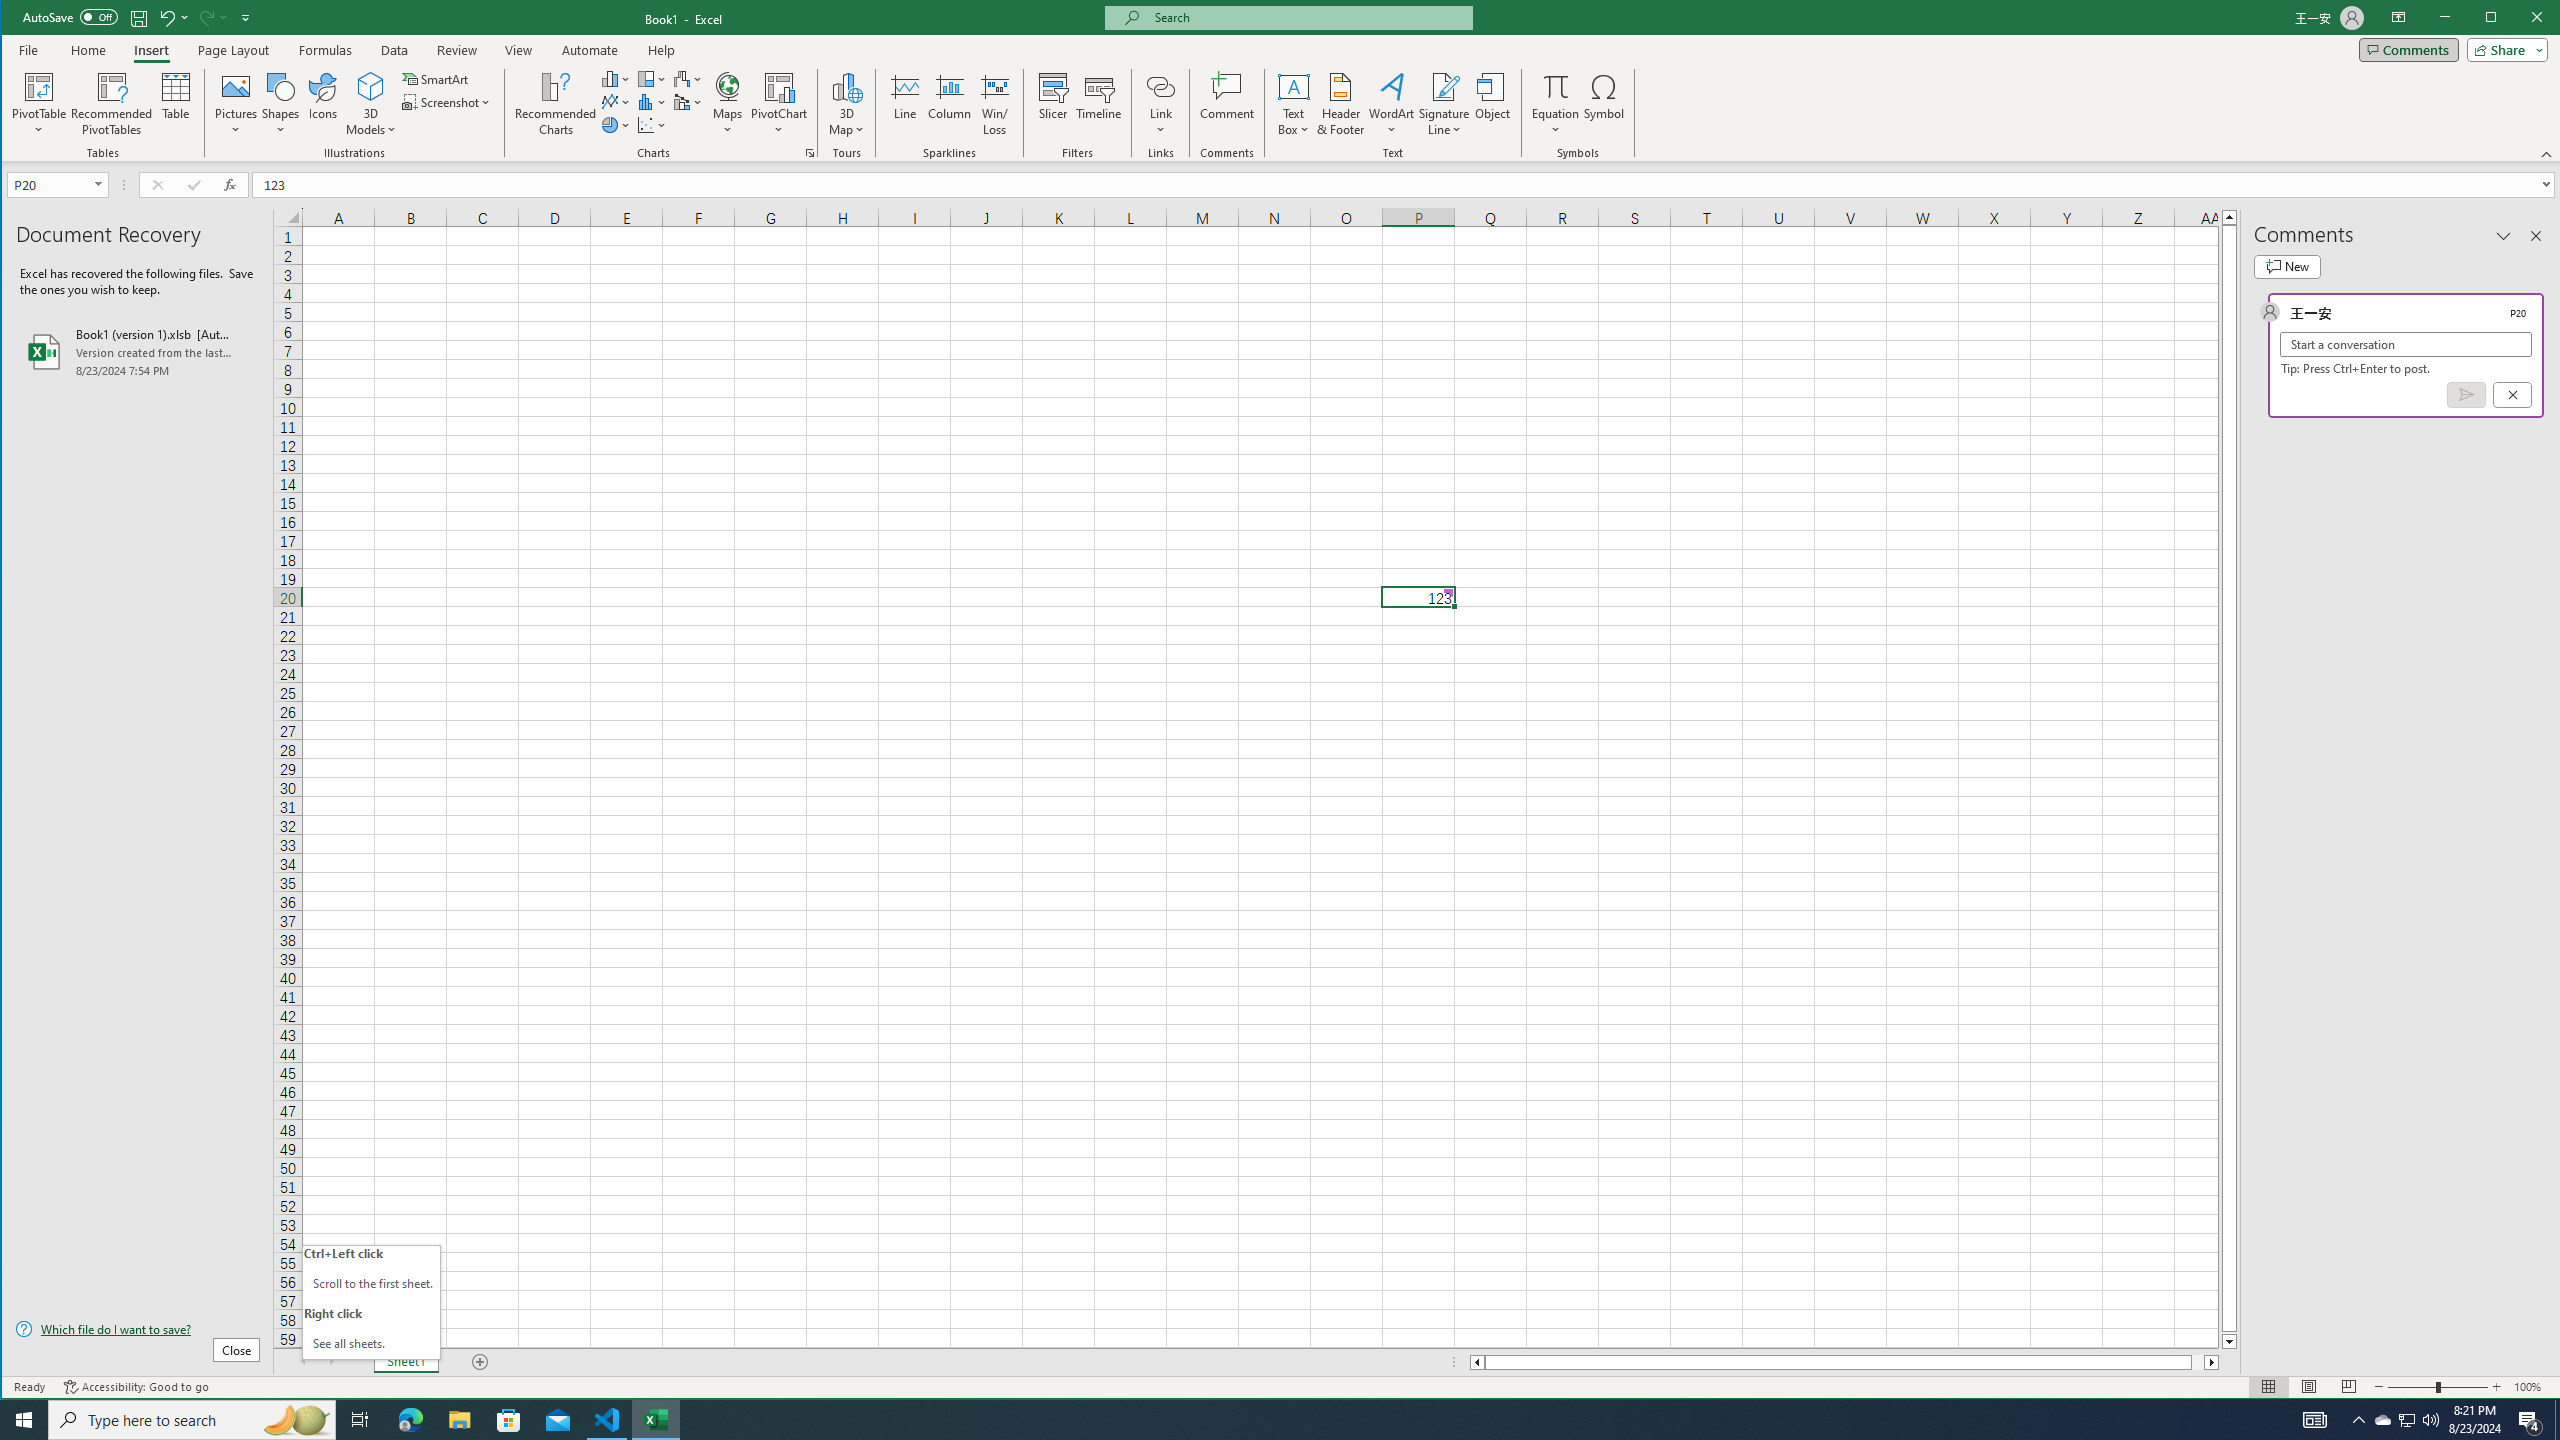 The width and height of the screenshot is (2560, 1440). What do you see at coordinates (1843, 1362) in the screenshot?
I see `'Class: NetUIScrollBar'` at bounding box center [1843, 1362].